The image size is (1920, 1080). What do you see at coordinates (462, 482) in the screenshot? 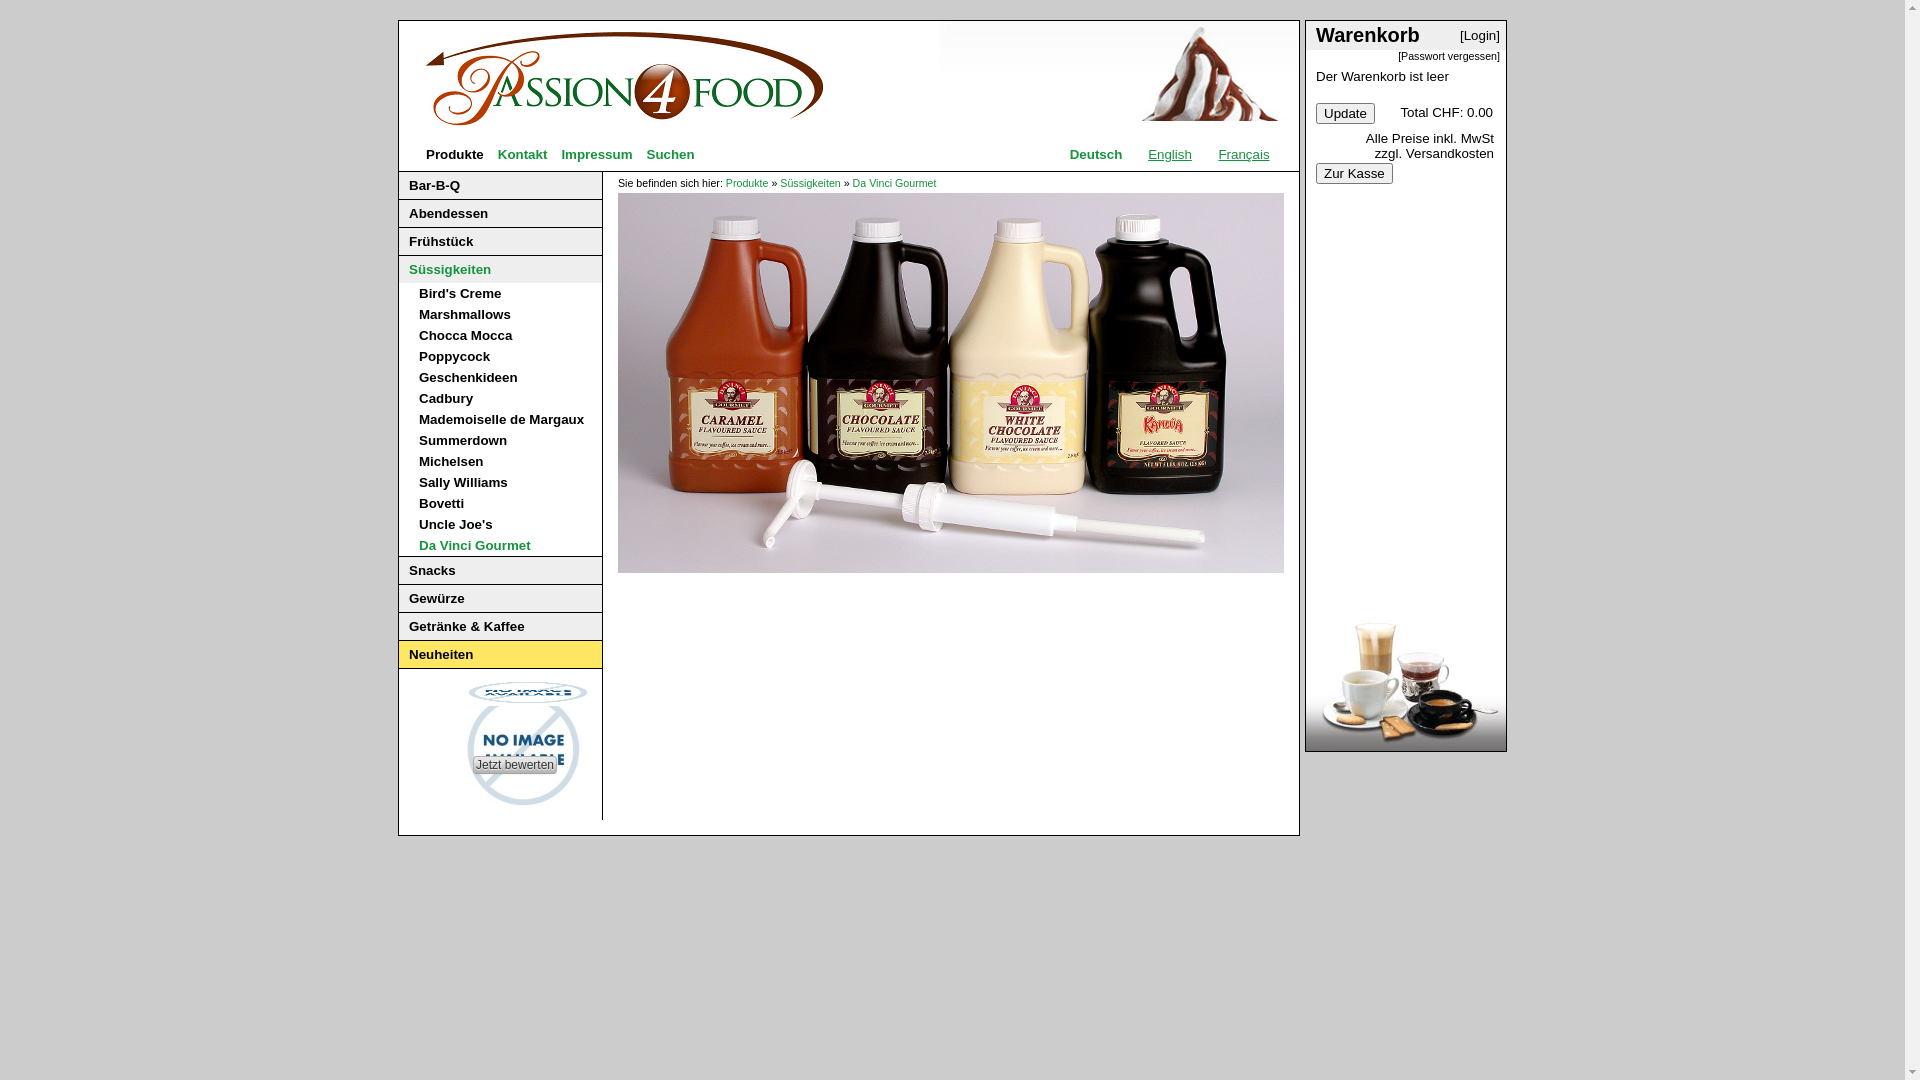
I see `'Sally Williams'` at bounding box center [462, 482].